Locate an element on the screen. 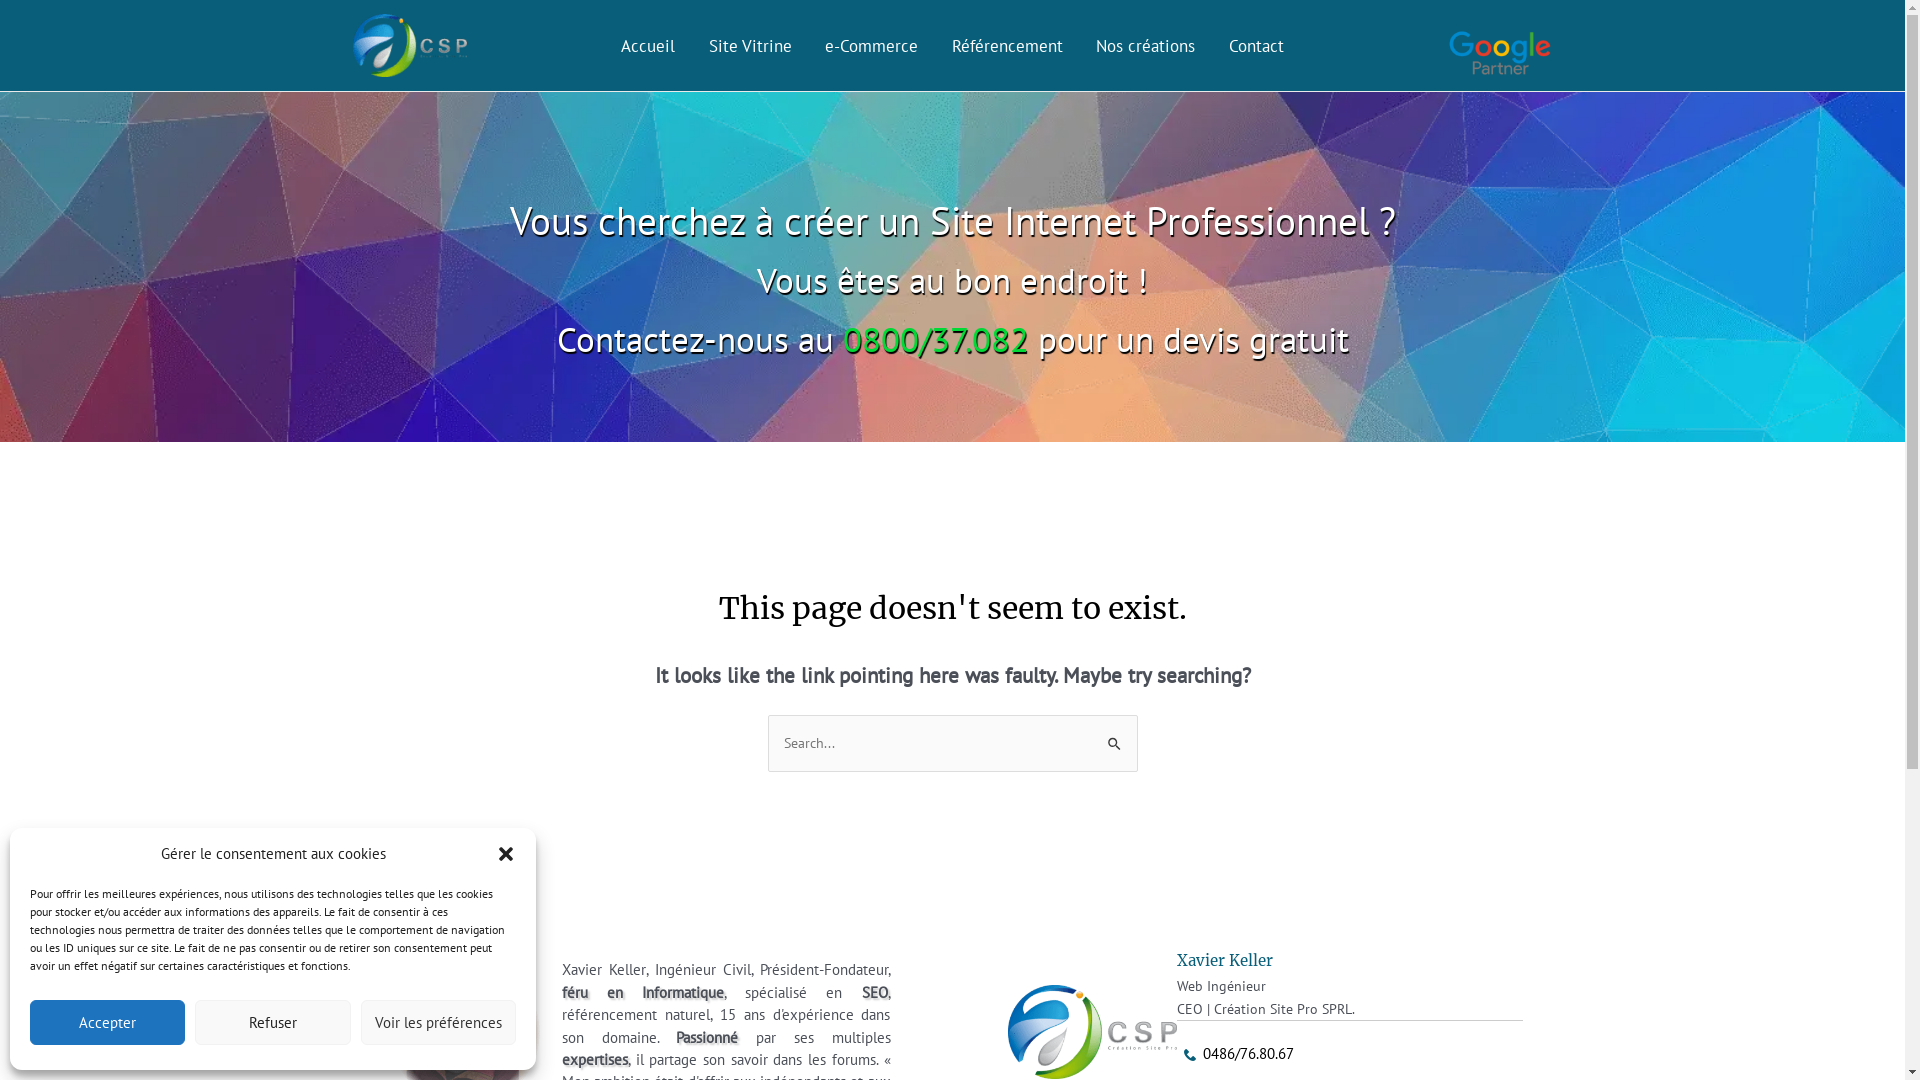 This screenshot has height=1080, width=1920. 'Refuser' is located at coordinates (195, 1022).